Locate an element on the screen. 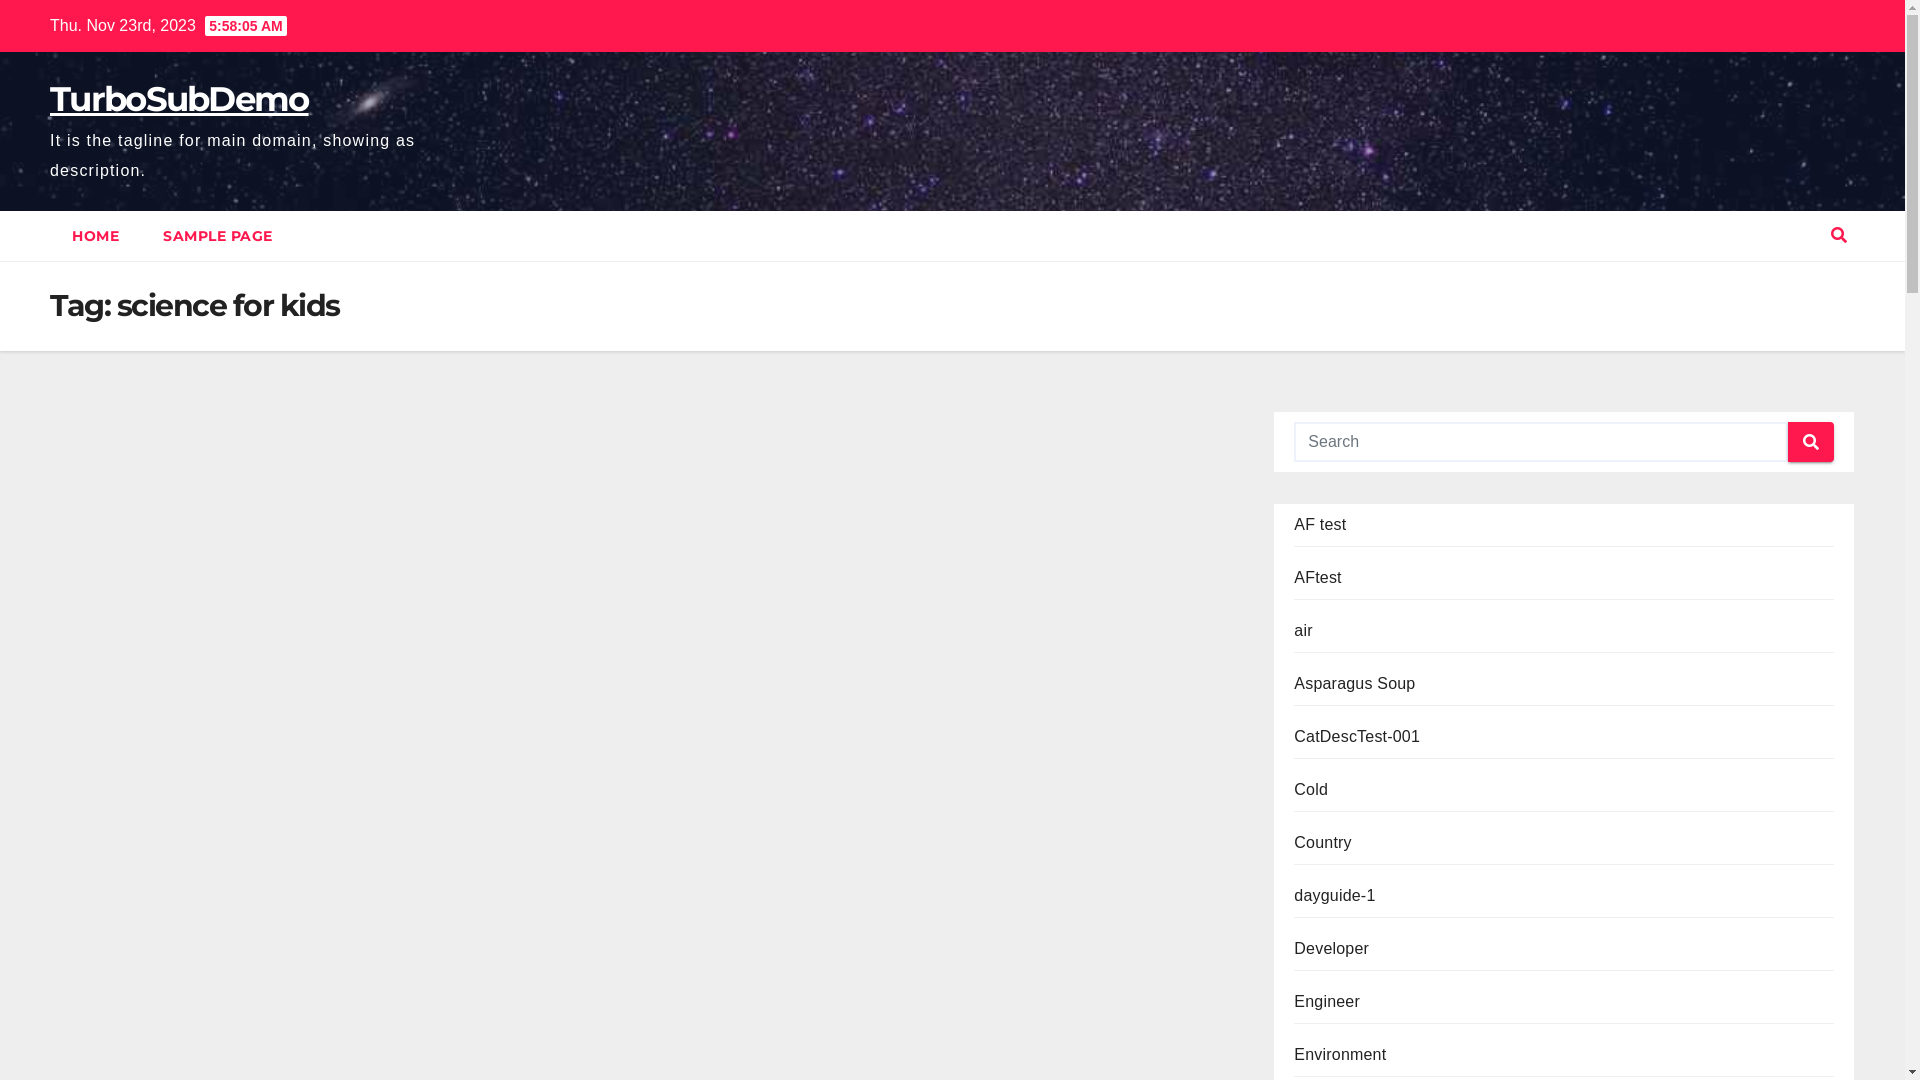  'Cold' is located at coordinates (1310, 788).